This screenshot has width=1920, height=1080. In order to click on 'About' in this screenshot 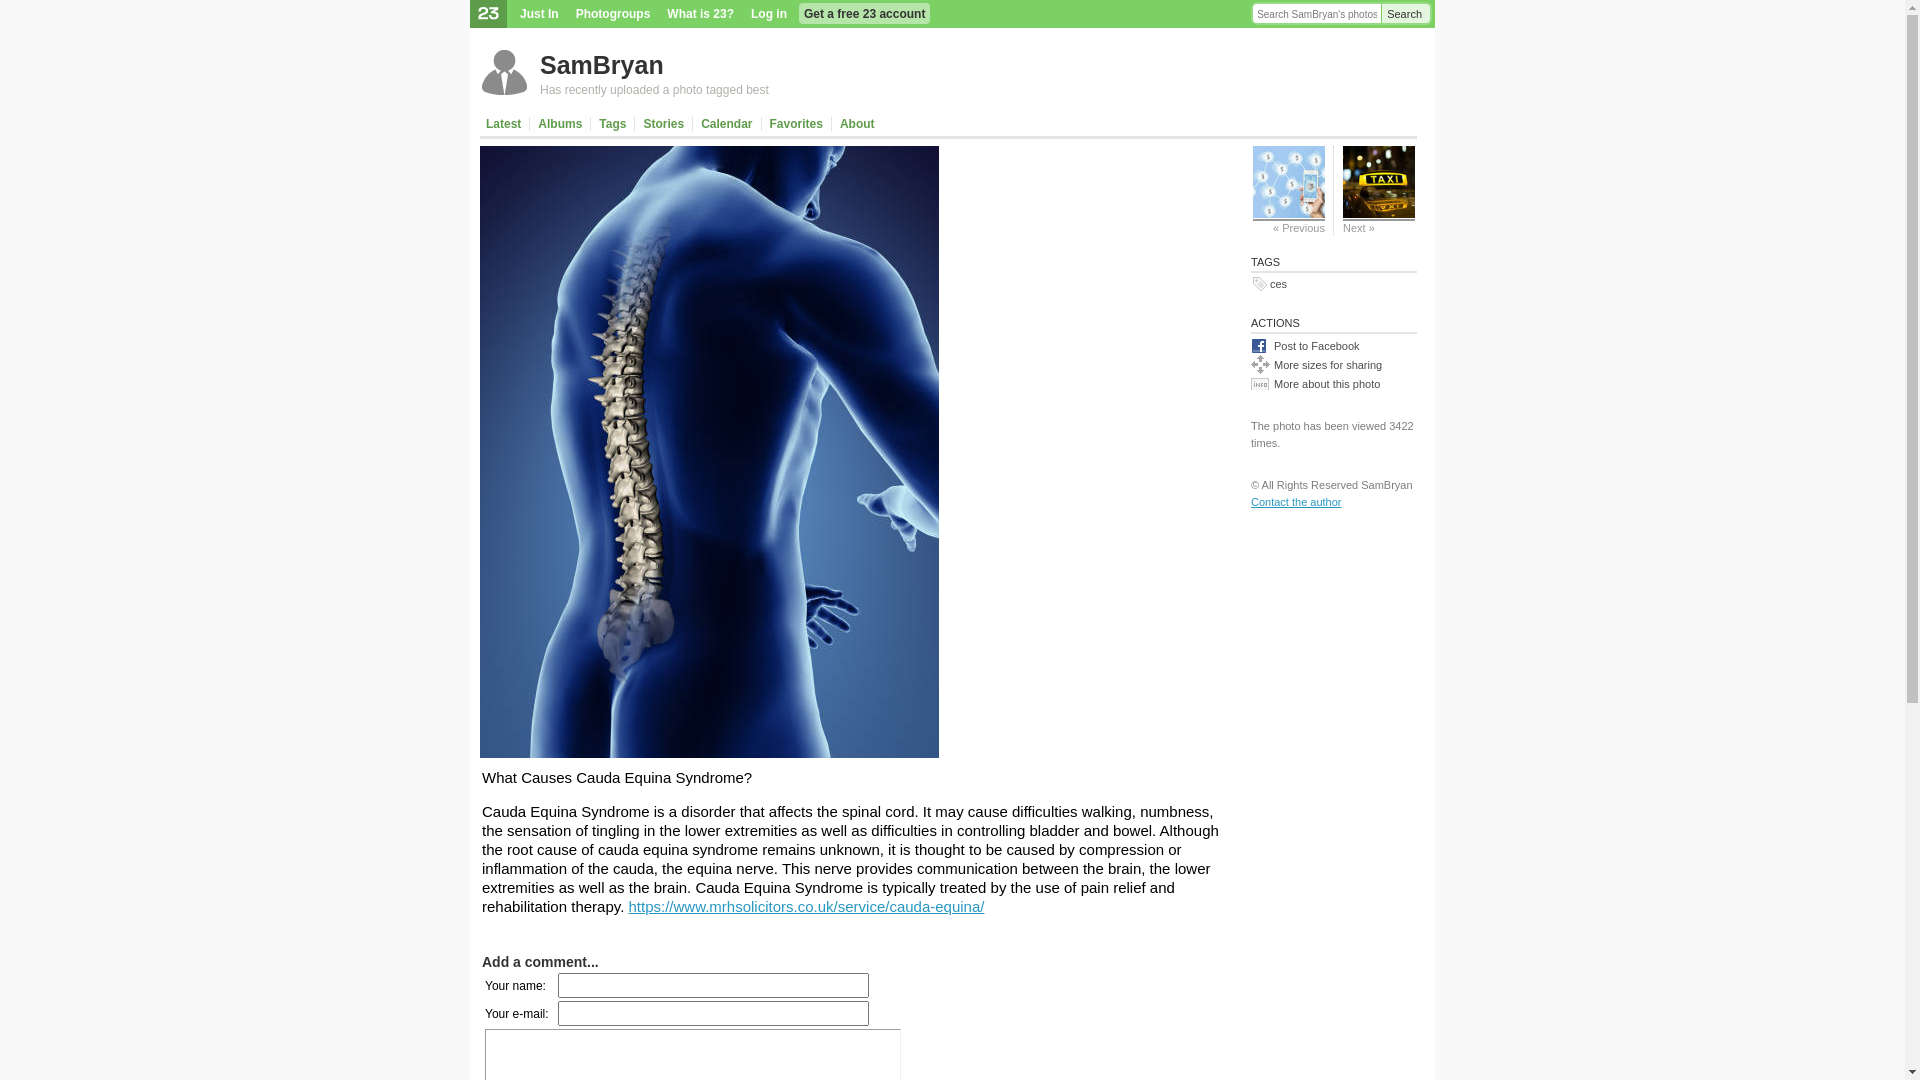, I will do `click(857, 123)`.